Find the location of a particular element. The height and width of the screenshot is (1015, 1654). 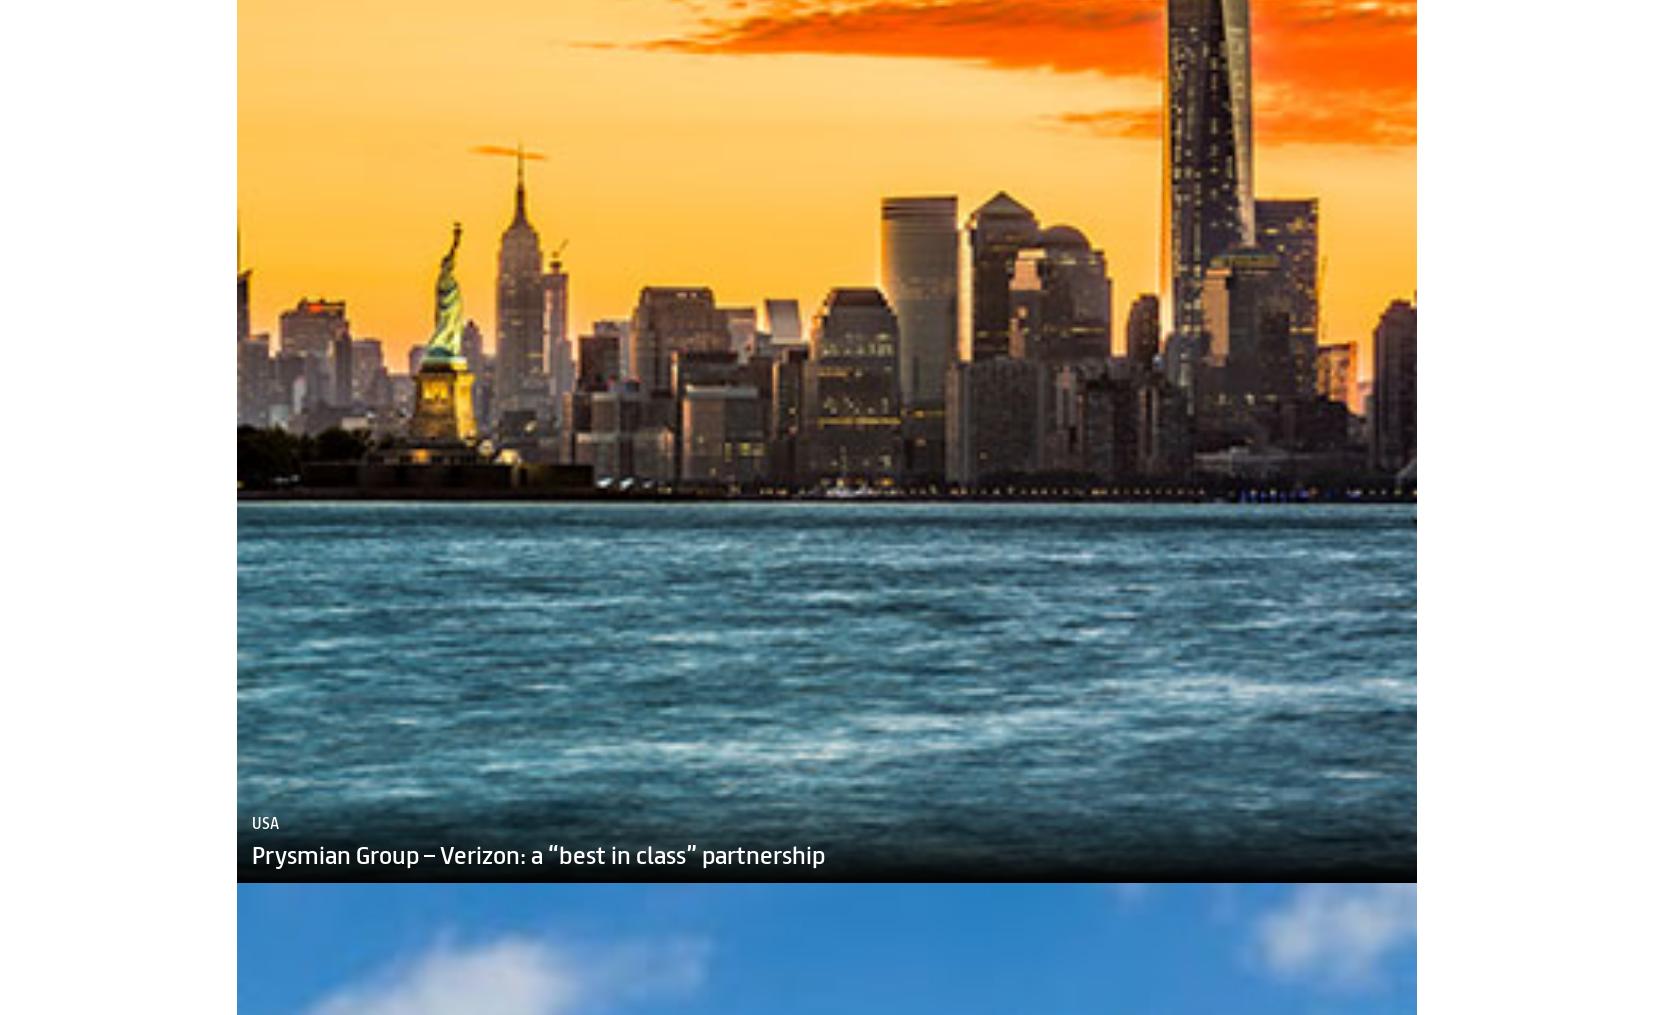

'- Milan,' is located at coordinates (1532, 1004).